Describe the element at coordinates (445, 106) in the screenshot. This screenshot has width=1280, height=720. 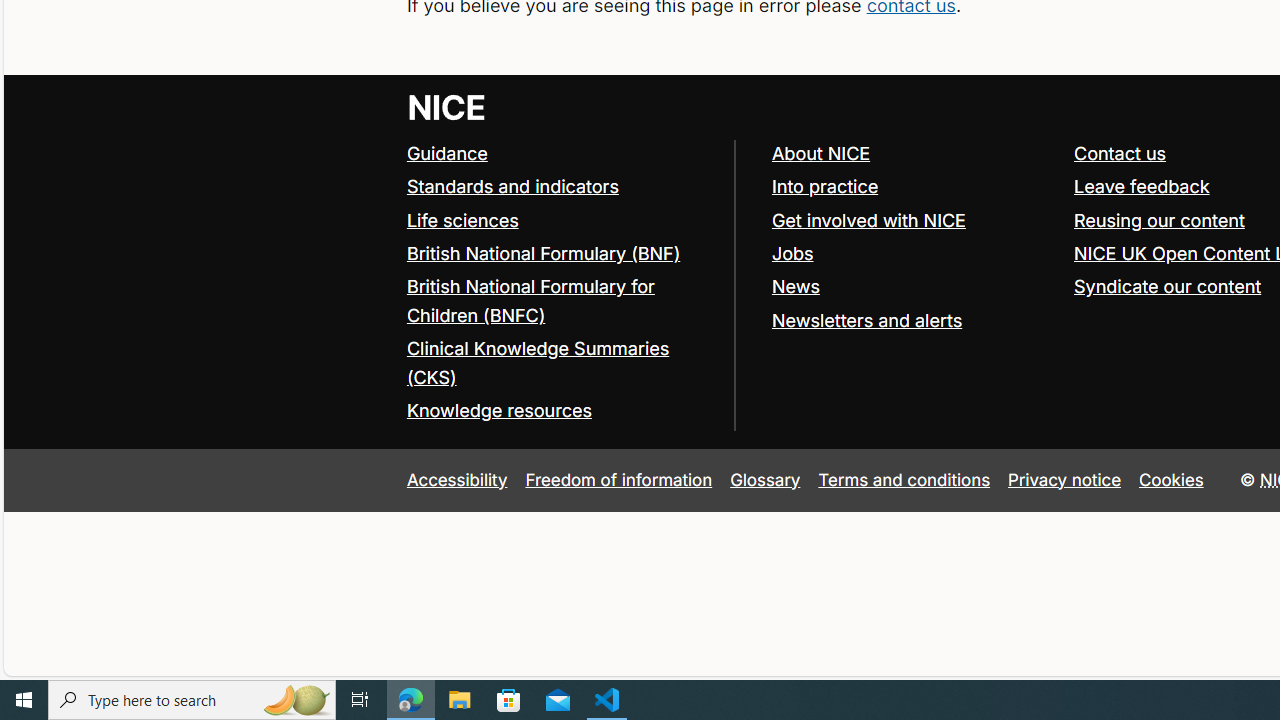
I see `'Go to NICE home page'` at that location.